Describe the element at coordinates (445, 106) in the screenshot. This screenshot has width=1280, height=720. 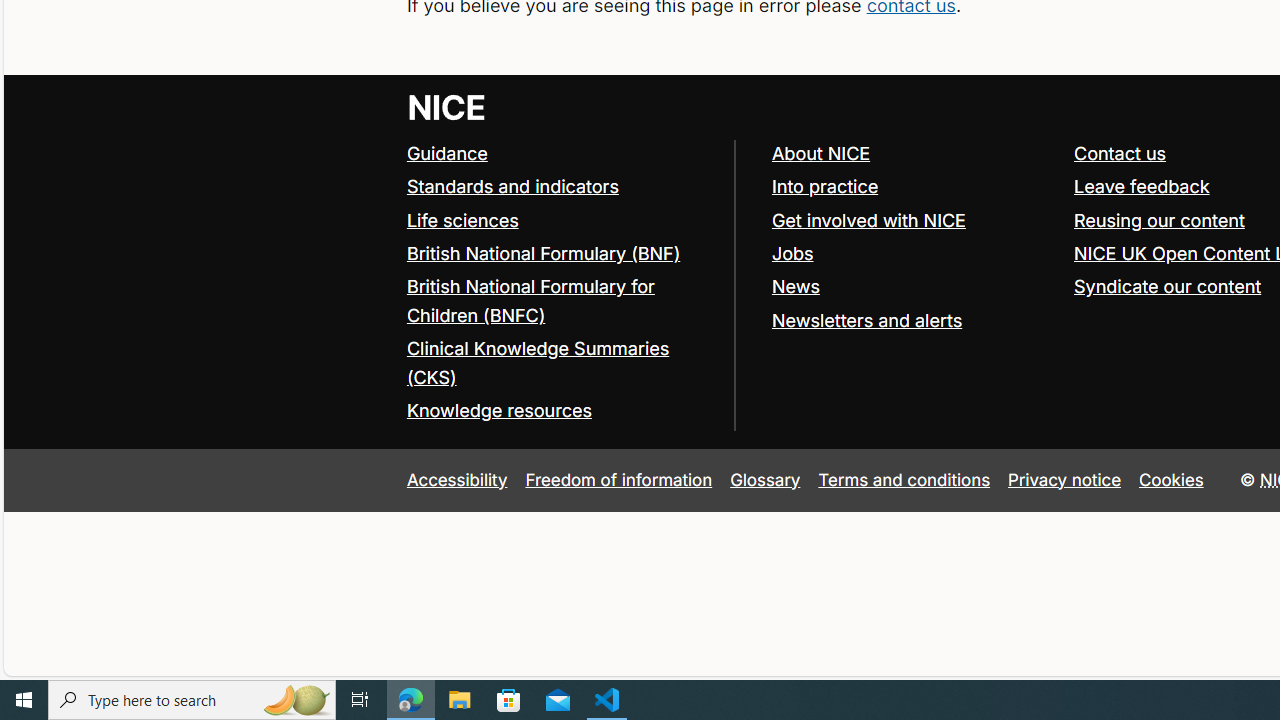
I see `'Go to NICE home page'` at that location.